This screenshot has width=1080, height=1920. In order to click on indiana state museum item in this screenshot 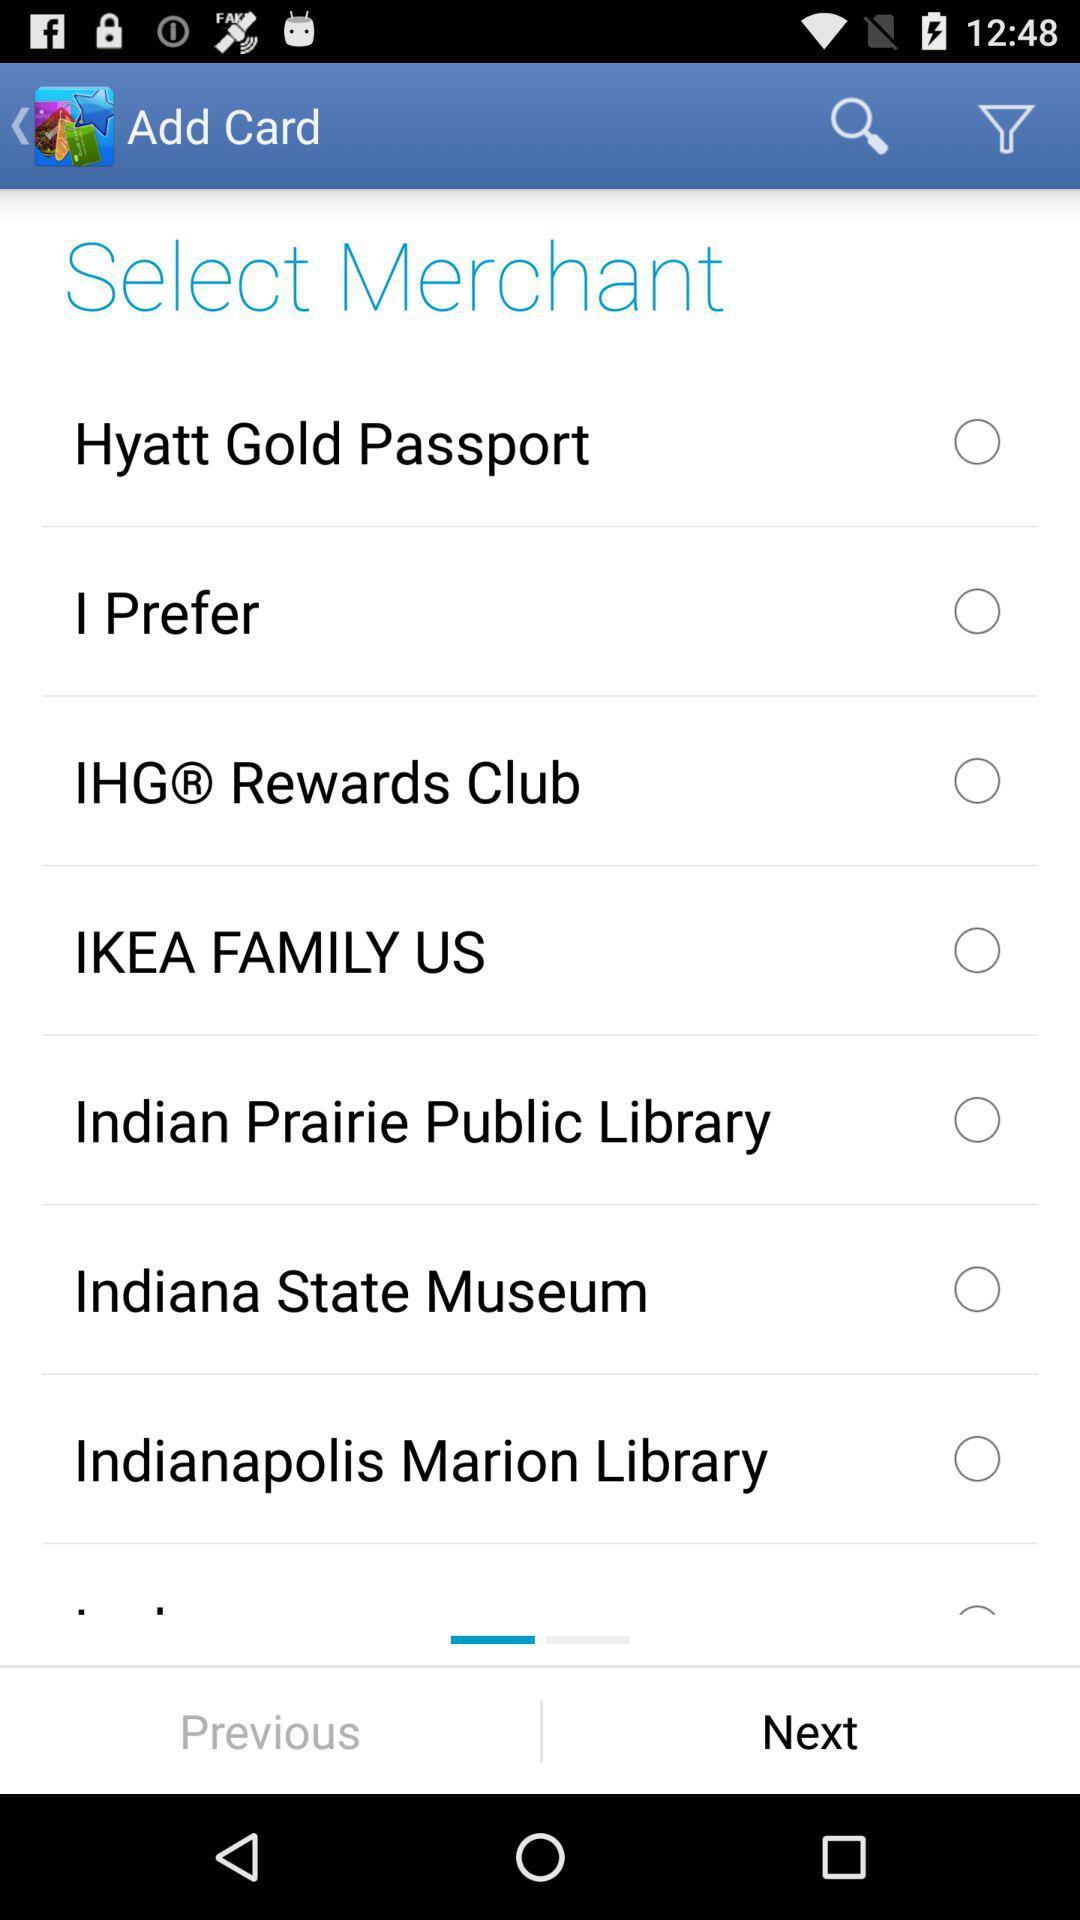, I will do `click(540, 1289)`.